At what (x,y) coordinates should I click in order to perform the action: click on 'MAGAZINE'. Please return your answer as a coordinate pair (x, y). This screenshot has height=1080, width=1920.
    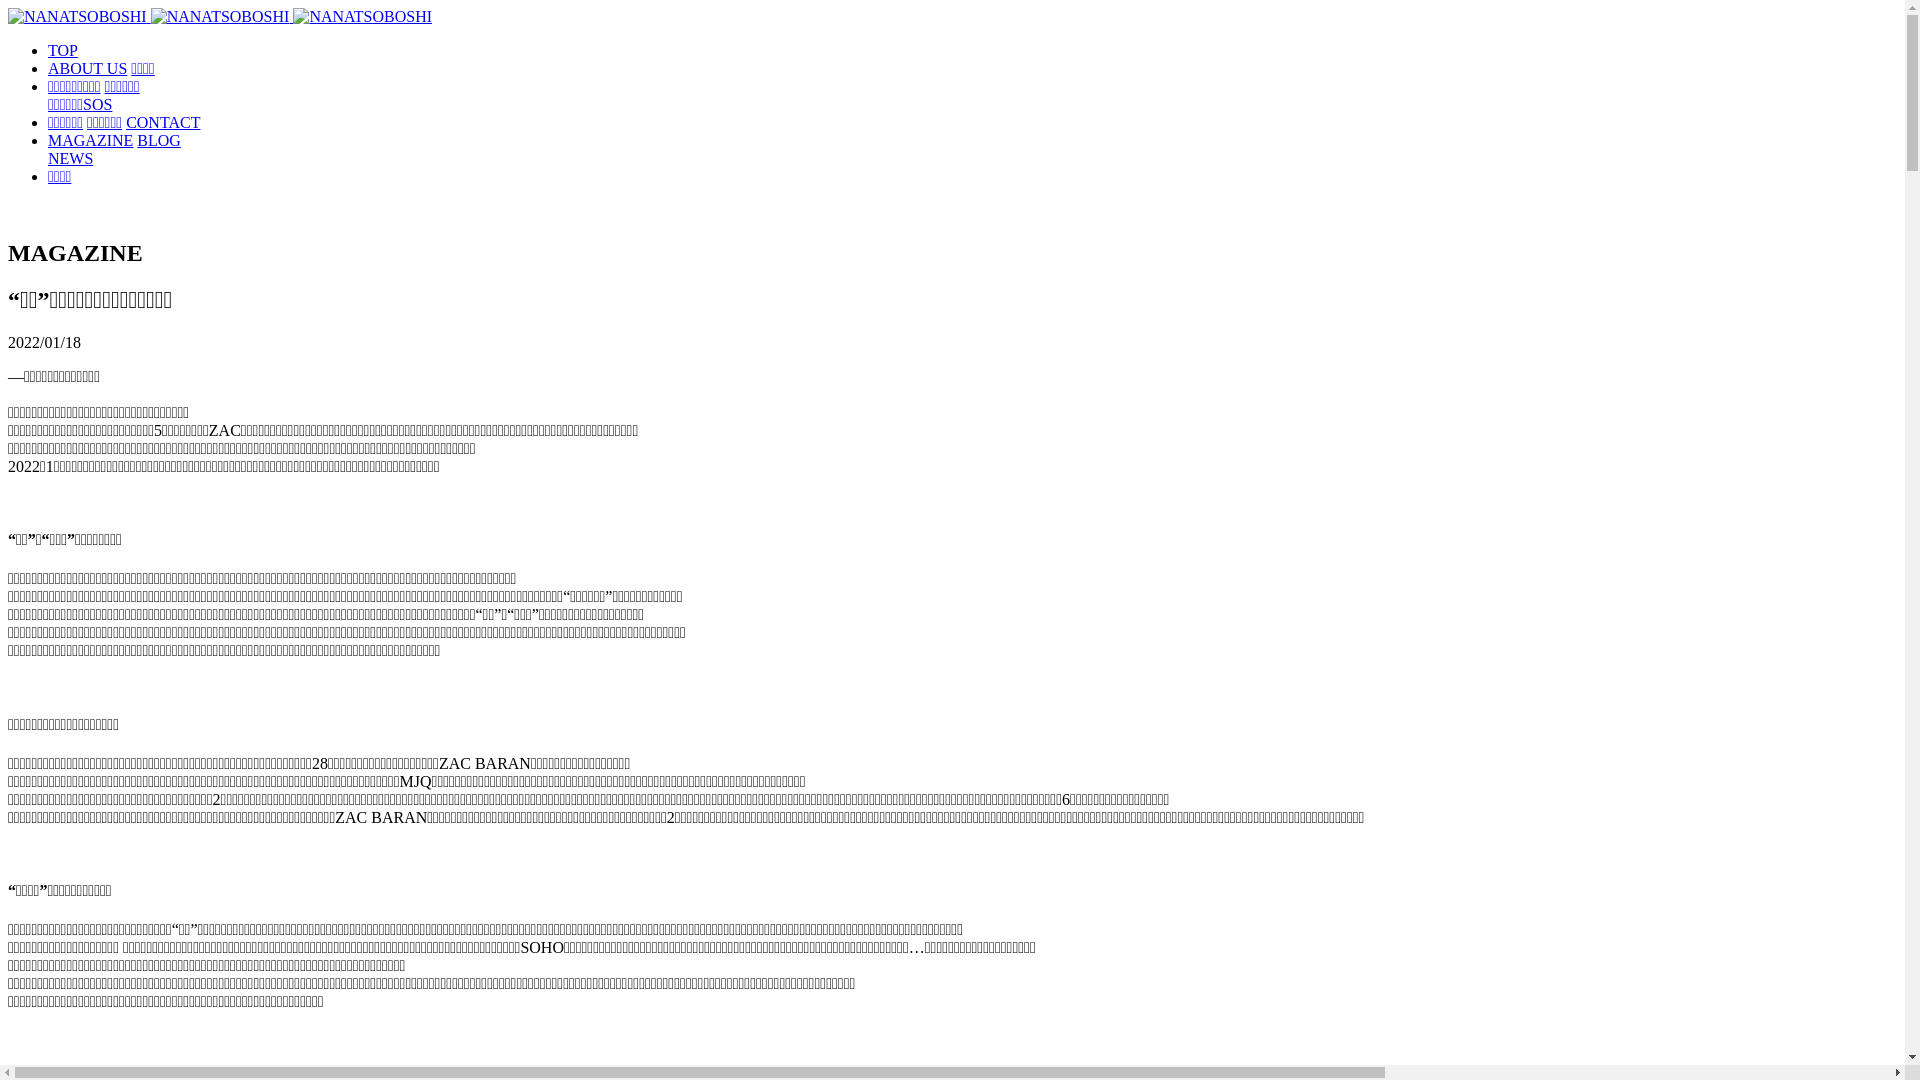
    Looking at the image, I should click on (89, 139).